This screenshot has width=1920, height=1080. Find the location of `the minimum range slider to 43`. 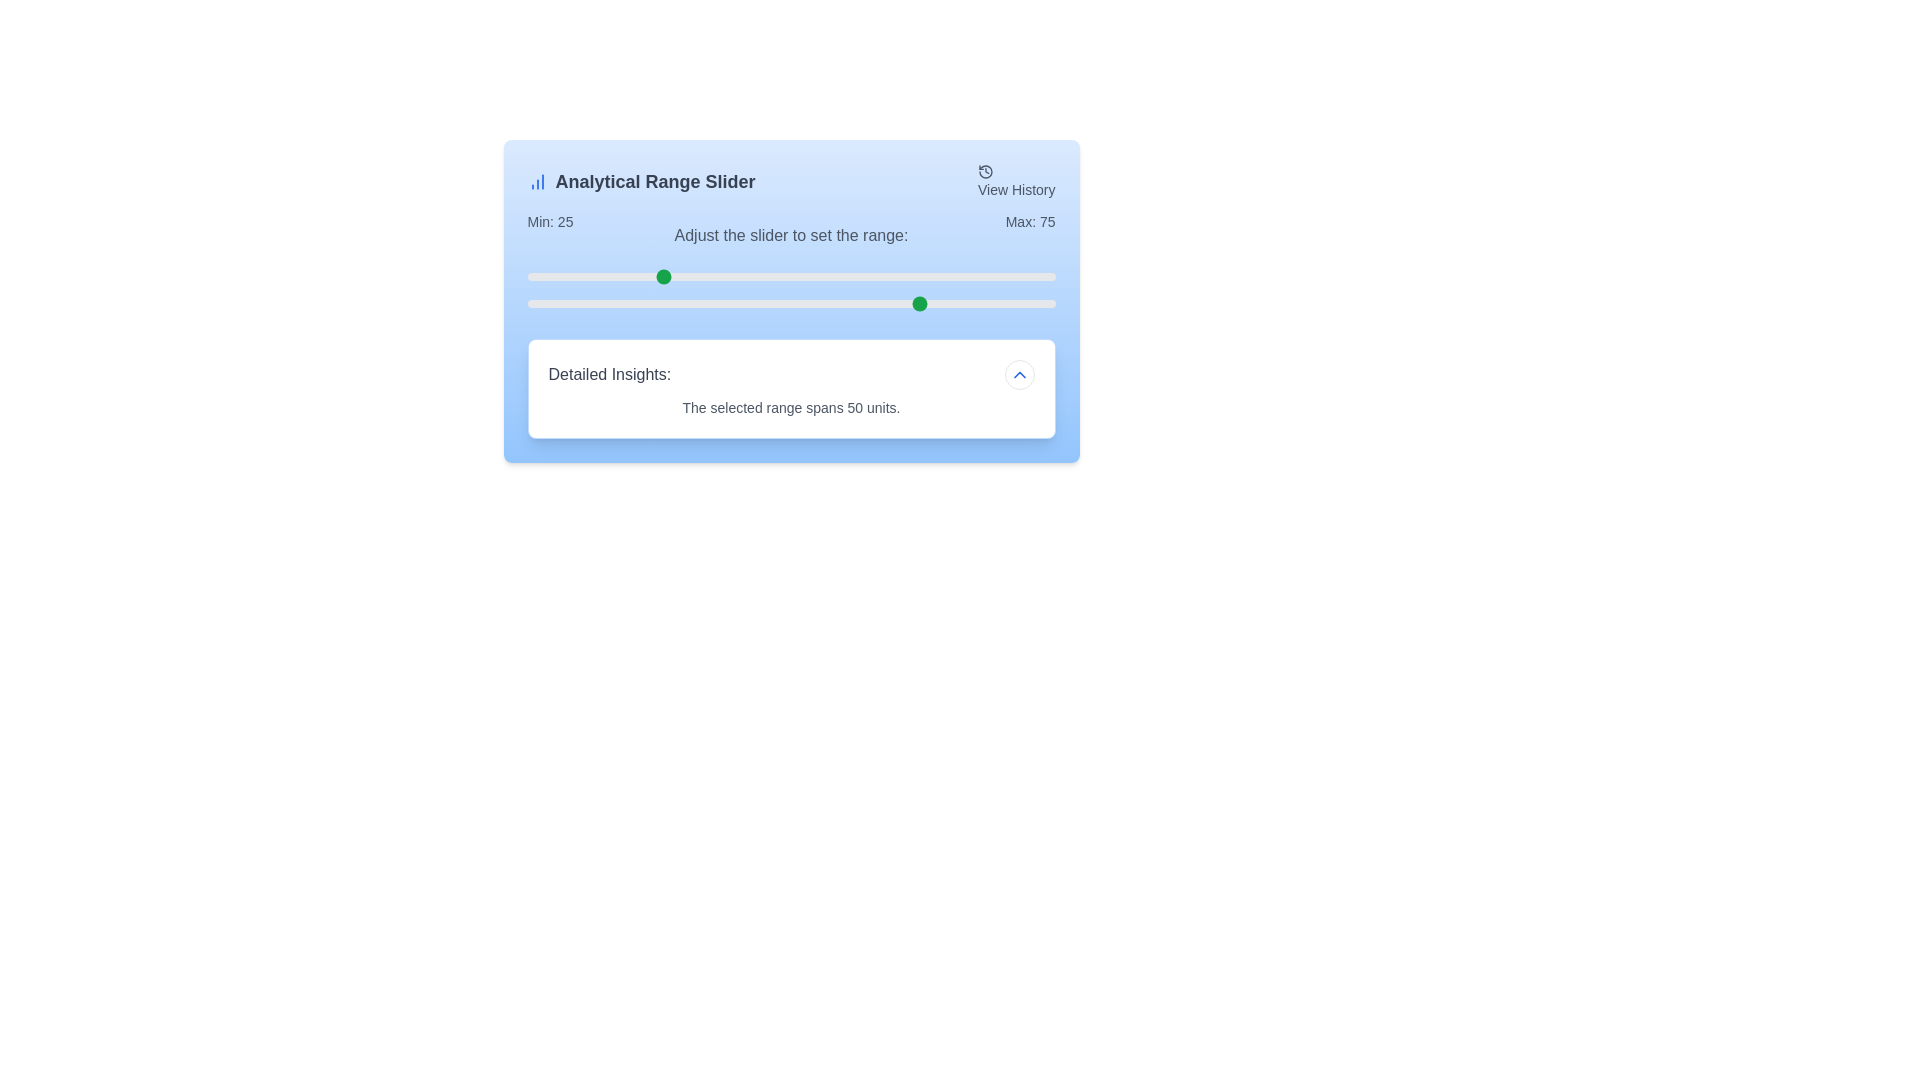

the minimum range slider to 43 is located at coordinates (753, 277).